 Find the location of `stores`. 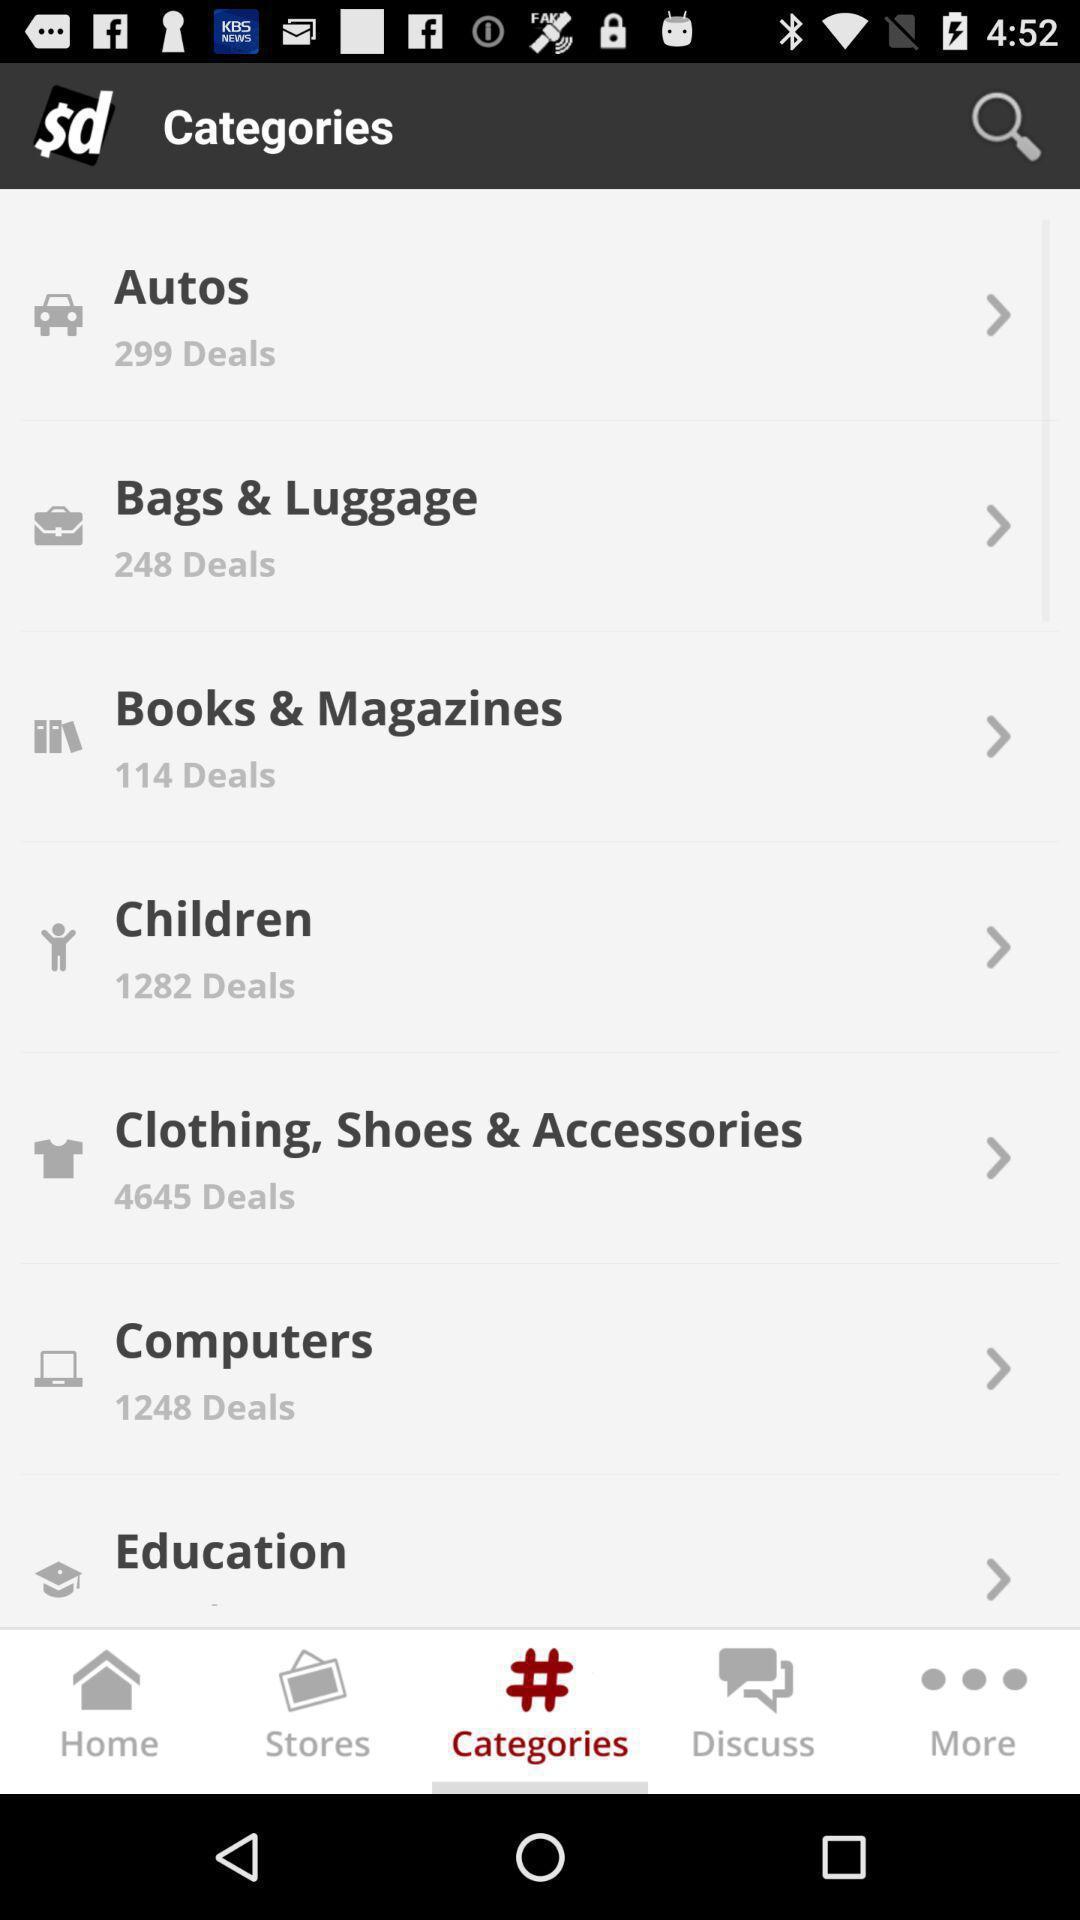

stores is located at coordinates (323, 1715).